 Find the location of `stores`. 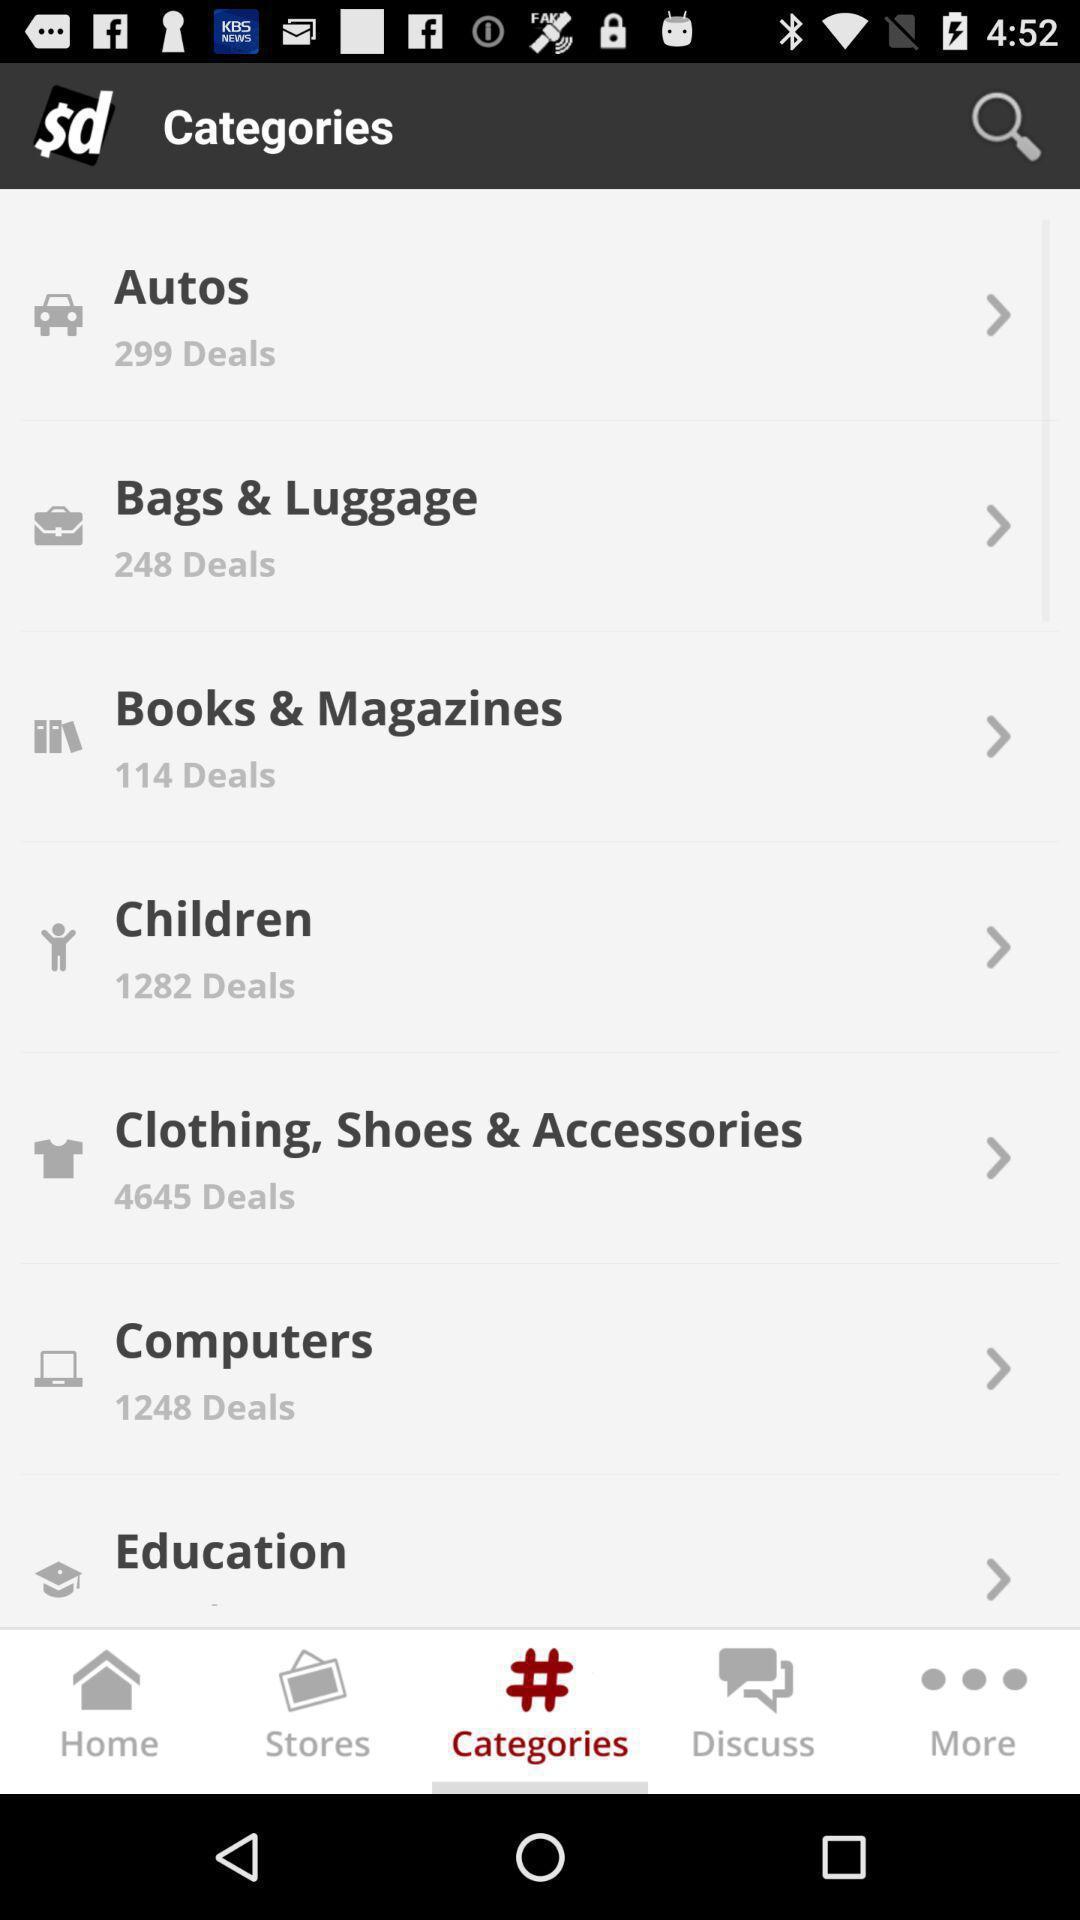

stores is located at coordinates (323, 1715).